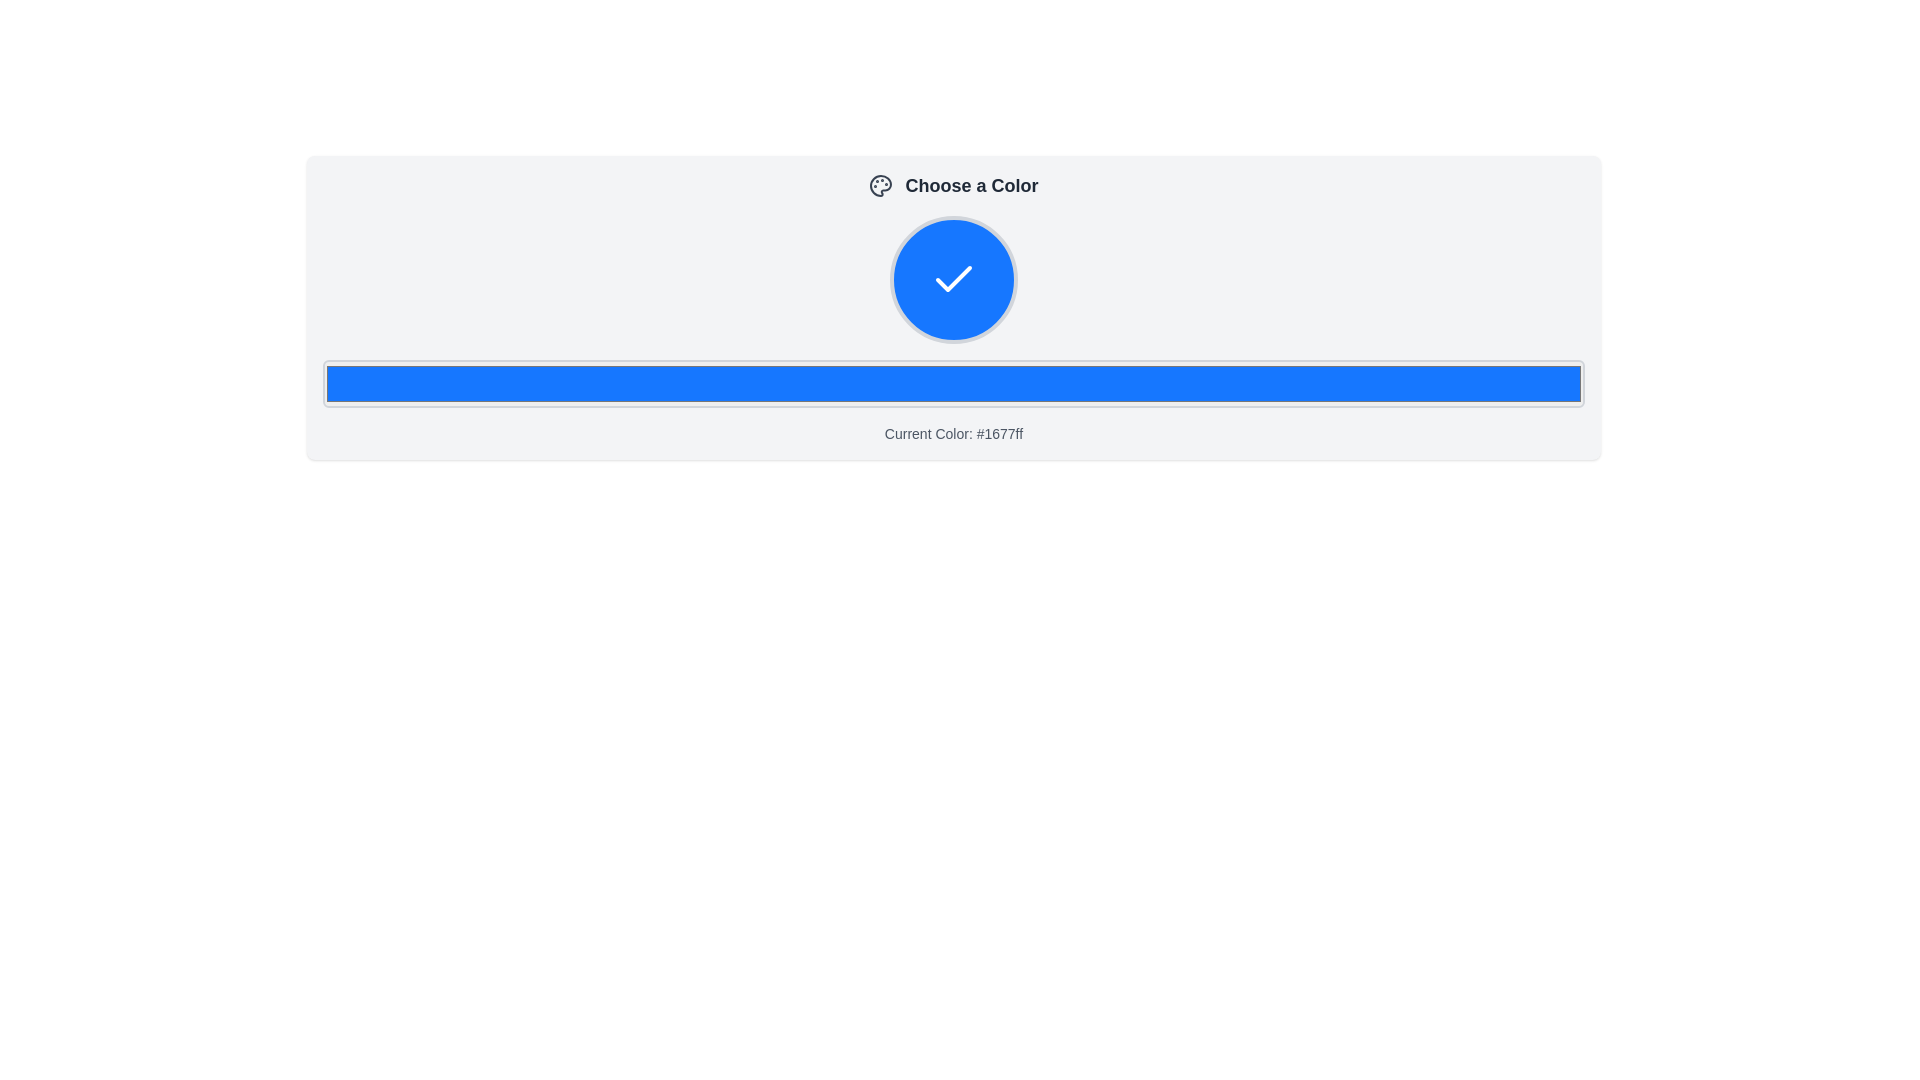 This screenshot has width=1920, height=1080. What do you see at coordinates (953, 280) in the screenshot?
I see `the white checkmark icon inside the blue circular button, which is part of the color selection interface located near the top center of the interface` at bounding box center [953, 280].